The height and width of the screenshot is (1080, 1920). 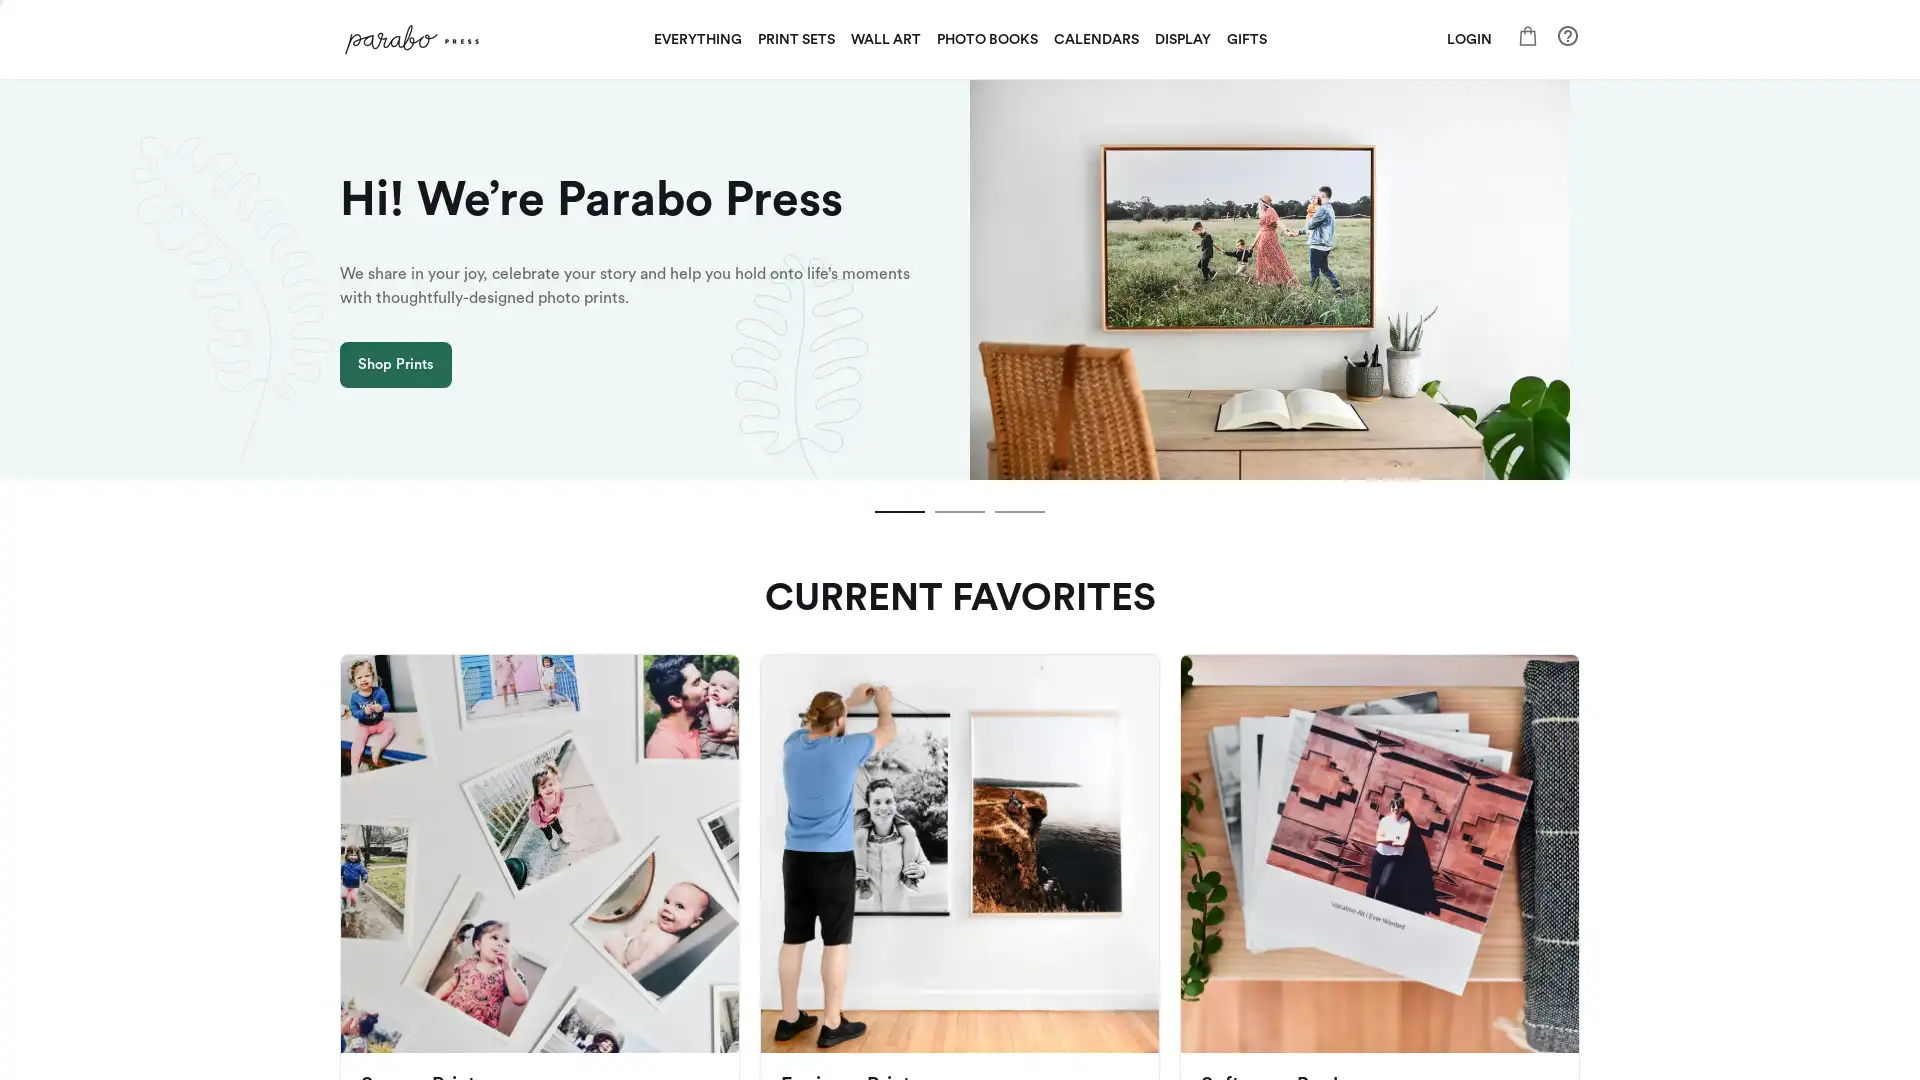 What do you see at coordinates (899, 511) in the screenshot?
I see `slide dot` at bounding box center [899, 511].